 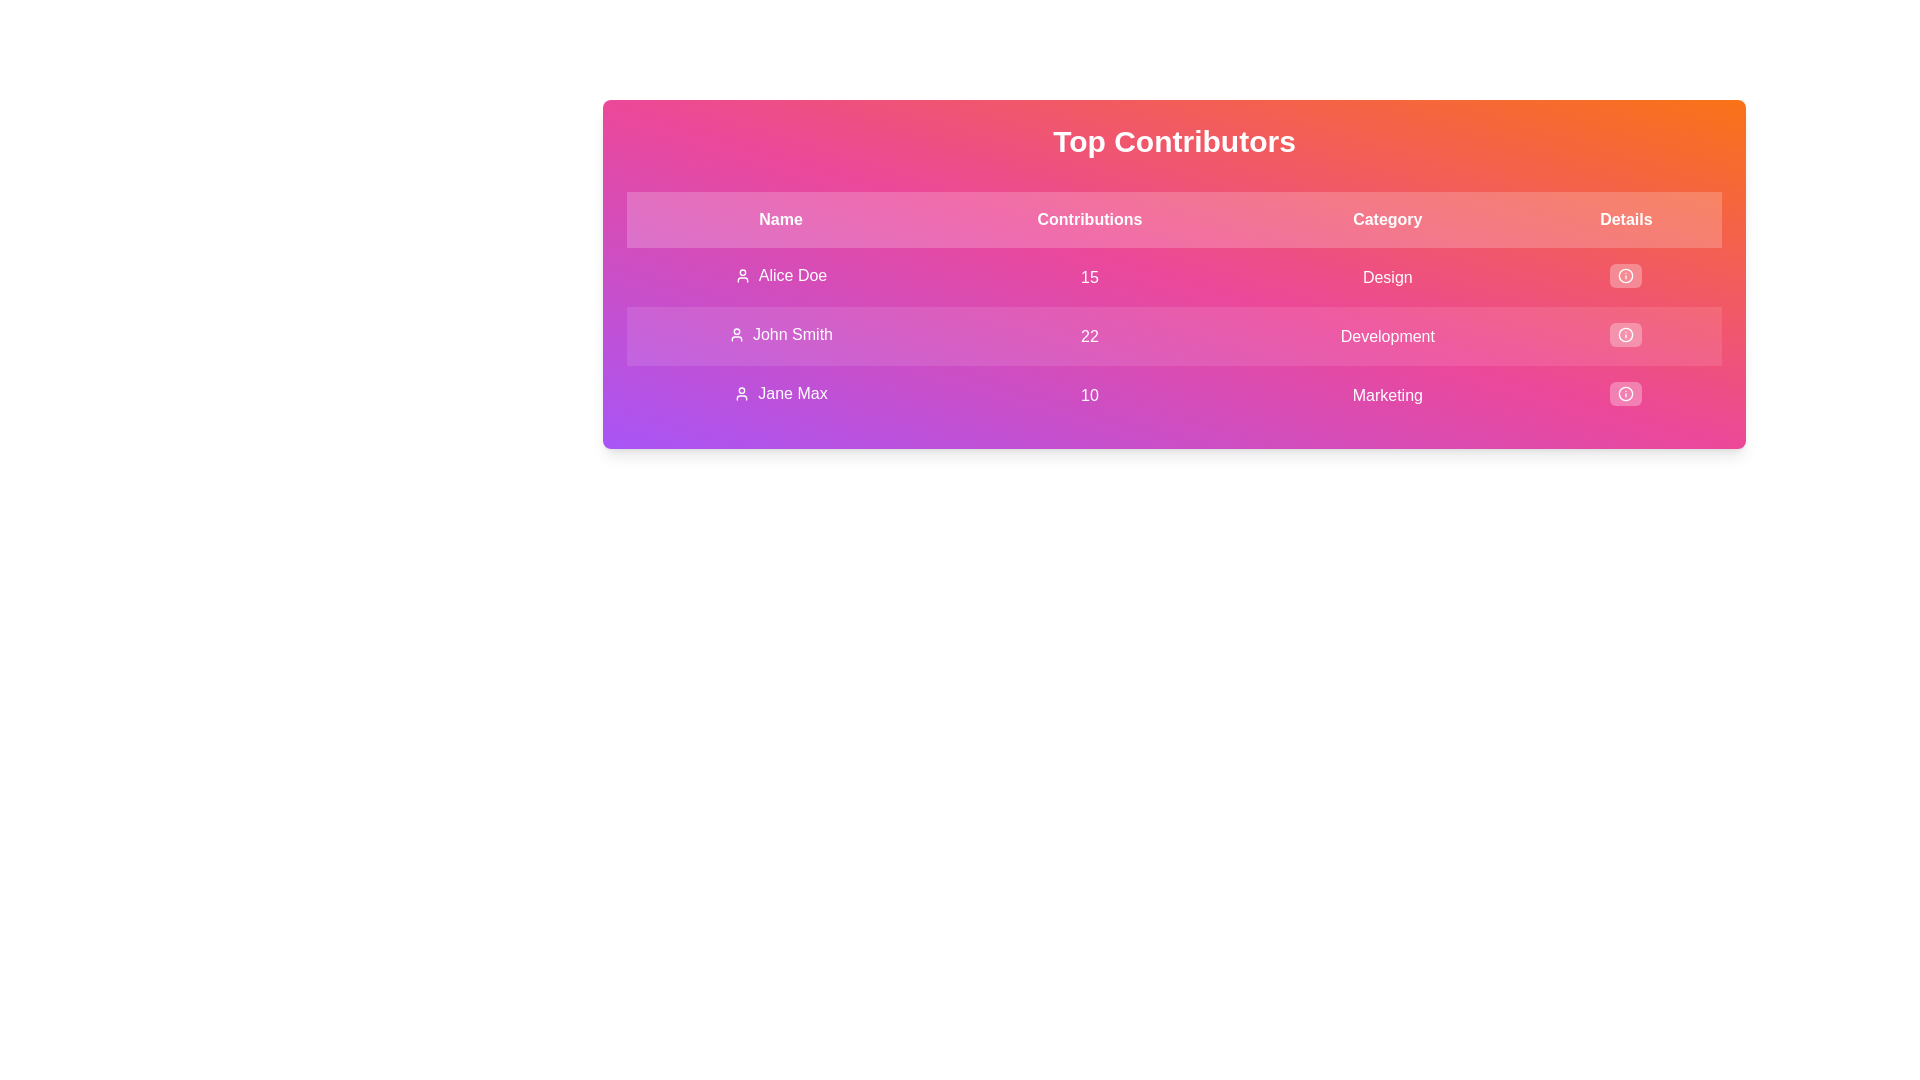 I want to click on the 'Development' label element, which displays the text in white on a colorful gradient background, located in the second row of the table under the 'Category' column, positioned between '22' and an interactive button, so click(x=1386, y=335).